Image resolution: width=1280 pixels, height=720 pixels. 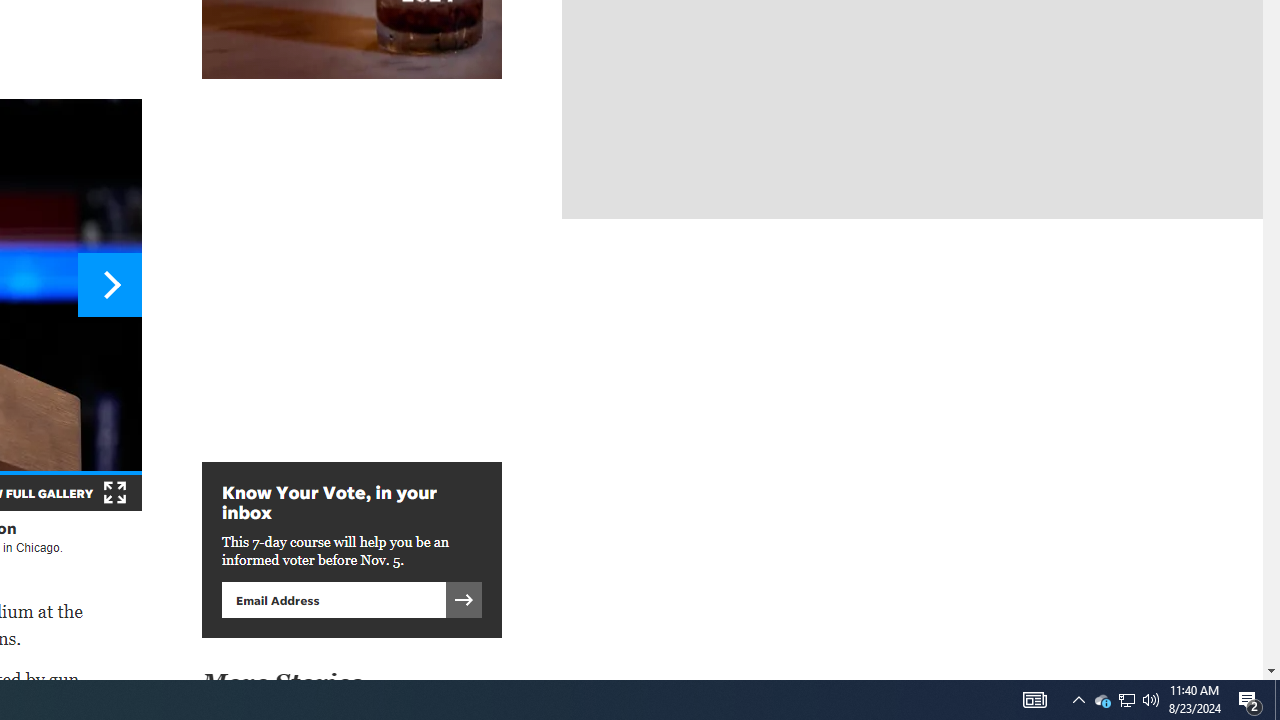 What do you see at coordinates (463, 598) in the screenshot?
I see `'Submit to sign up for newsletter'` at bounding box center [463, 598].